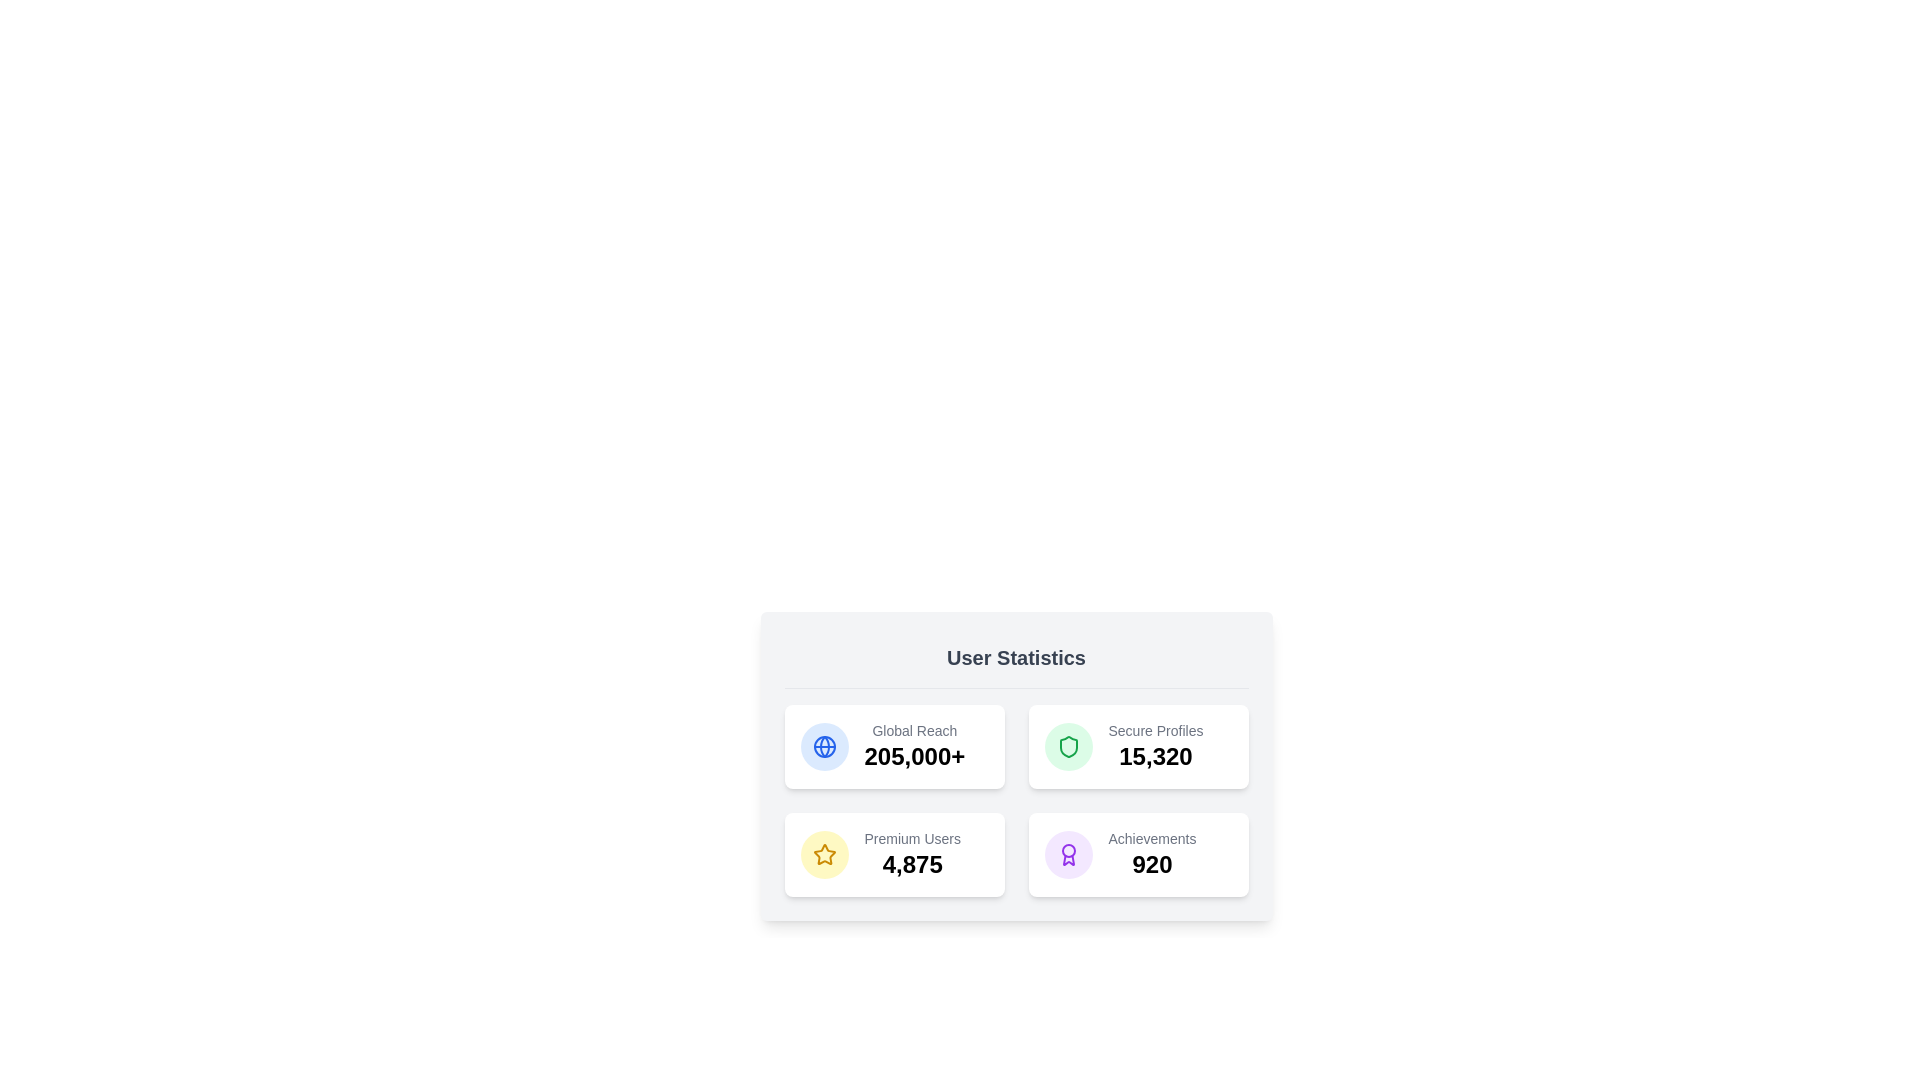 The image size is (1920, 1080). I want to click on the text label displaying '920' located in the bottom-right corner of the user statistics panel, positioned below the 'Achievements' label, so click(1152, 863).